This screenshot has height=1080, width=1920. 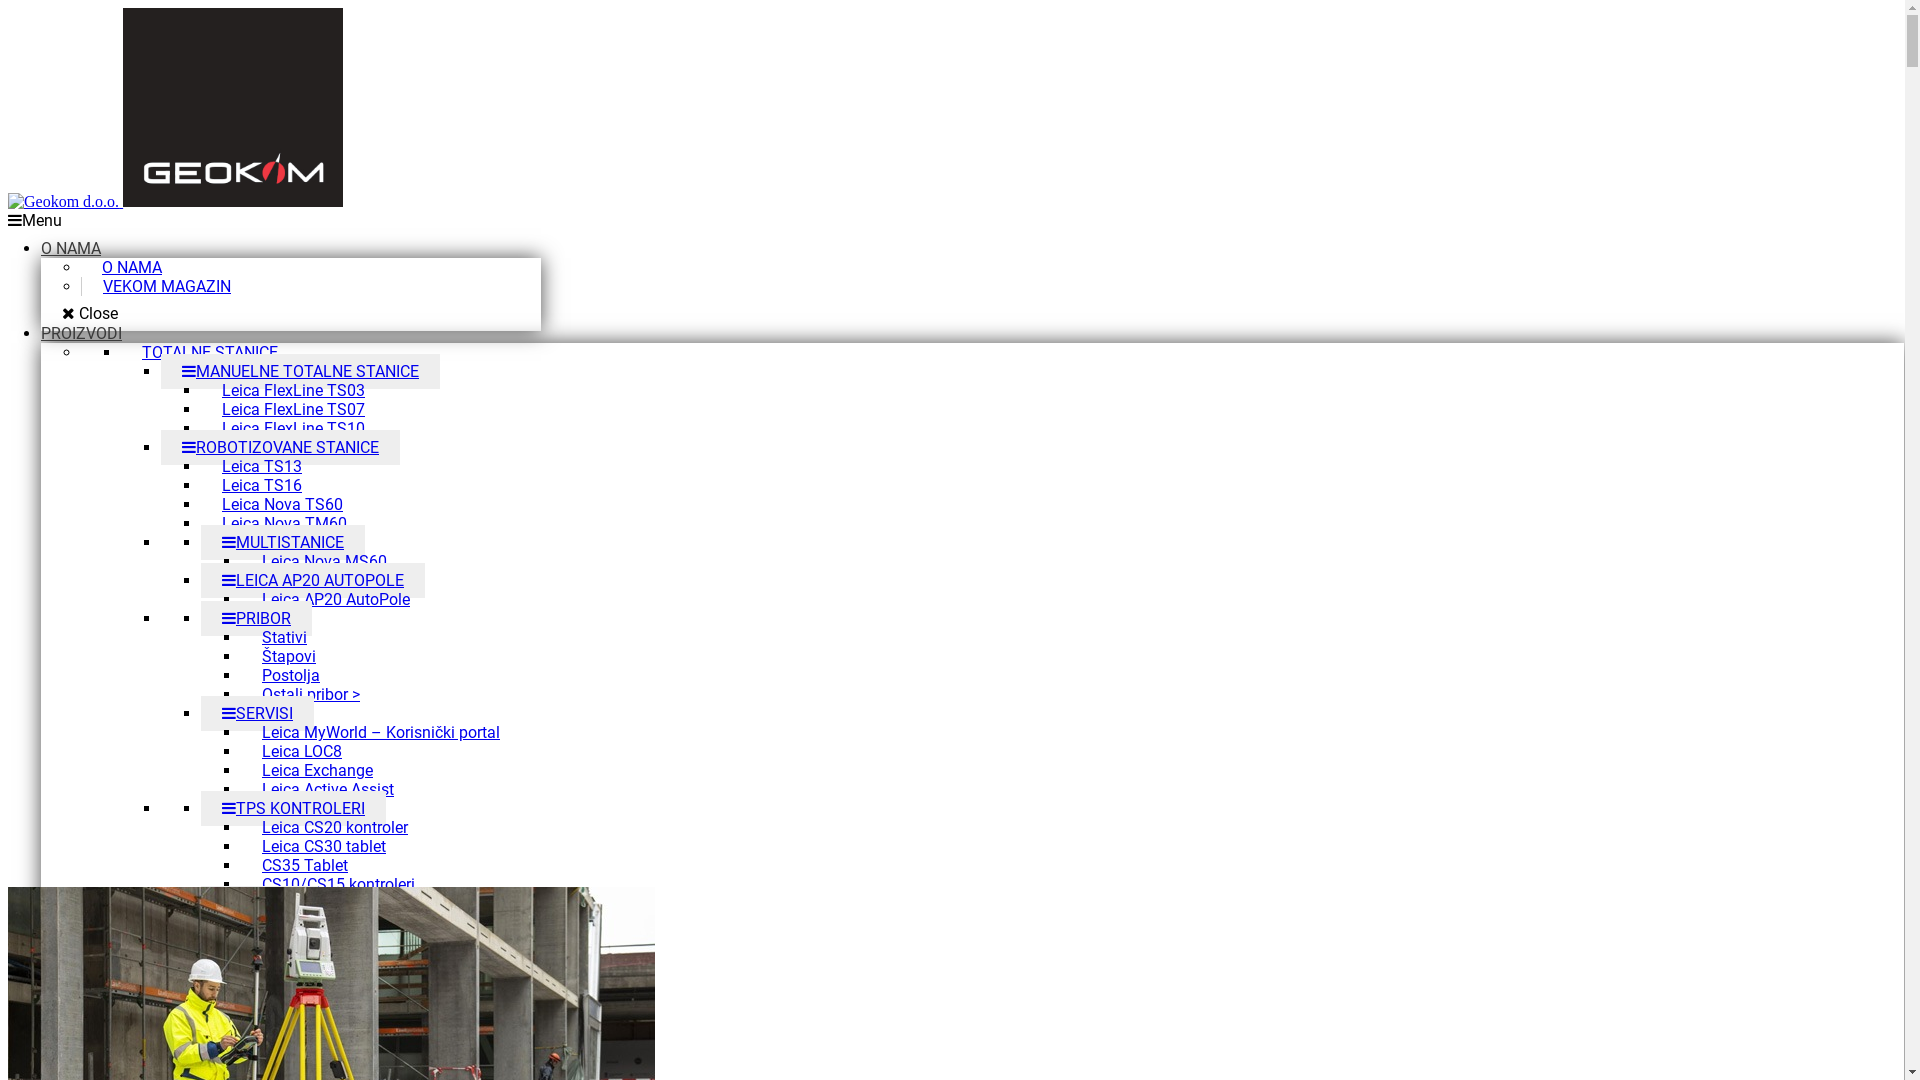 I want to click on 'Leica Exchange', so click(x=316, y=769).